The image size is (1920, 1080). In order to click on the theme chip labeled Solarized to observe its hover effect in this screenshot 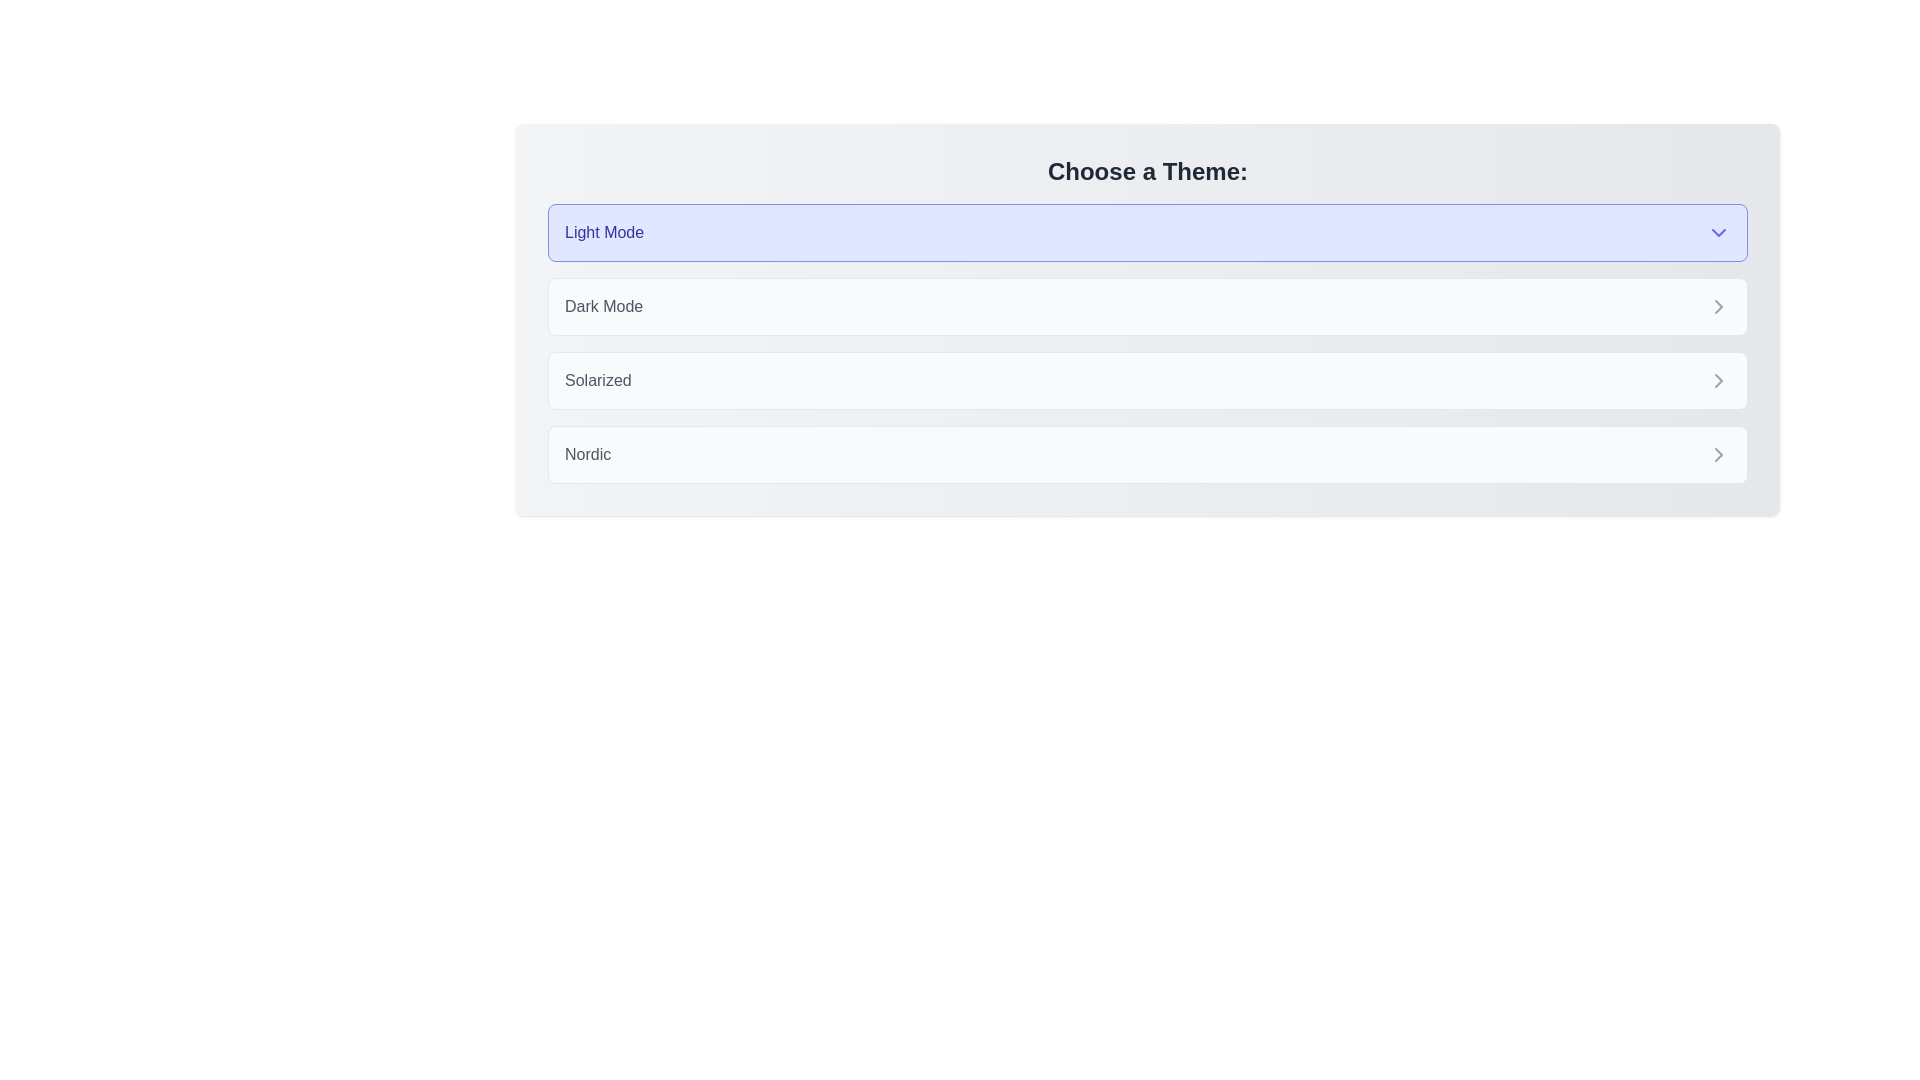, I will do `click(1147, 381)`.